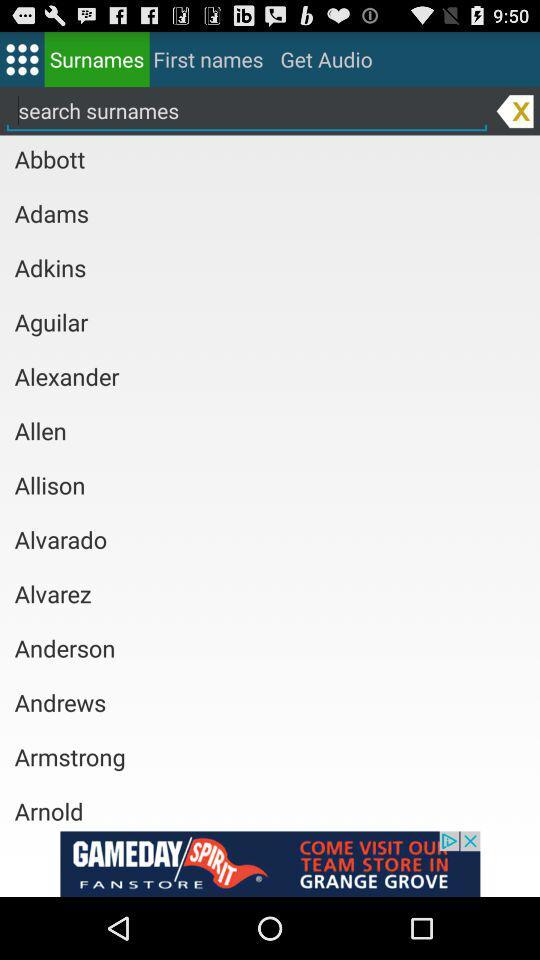  What do you see at coordinates (515, 110) in the screenshot?
I see `delete text` at bounding box center [515, 110].